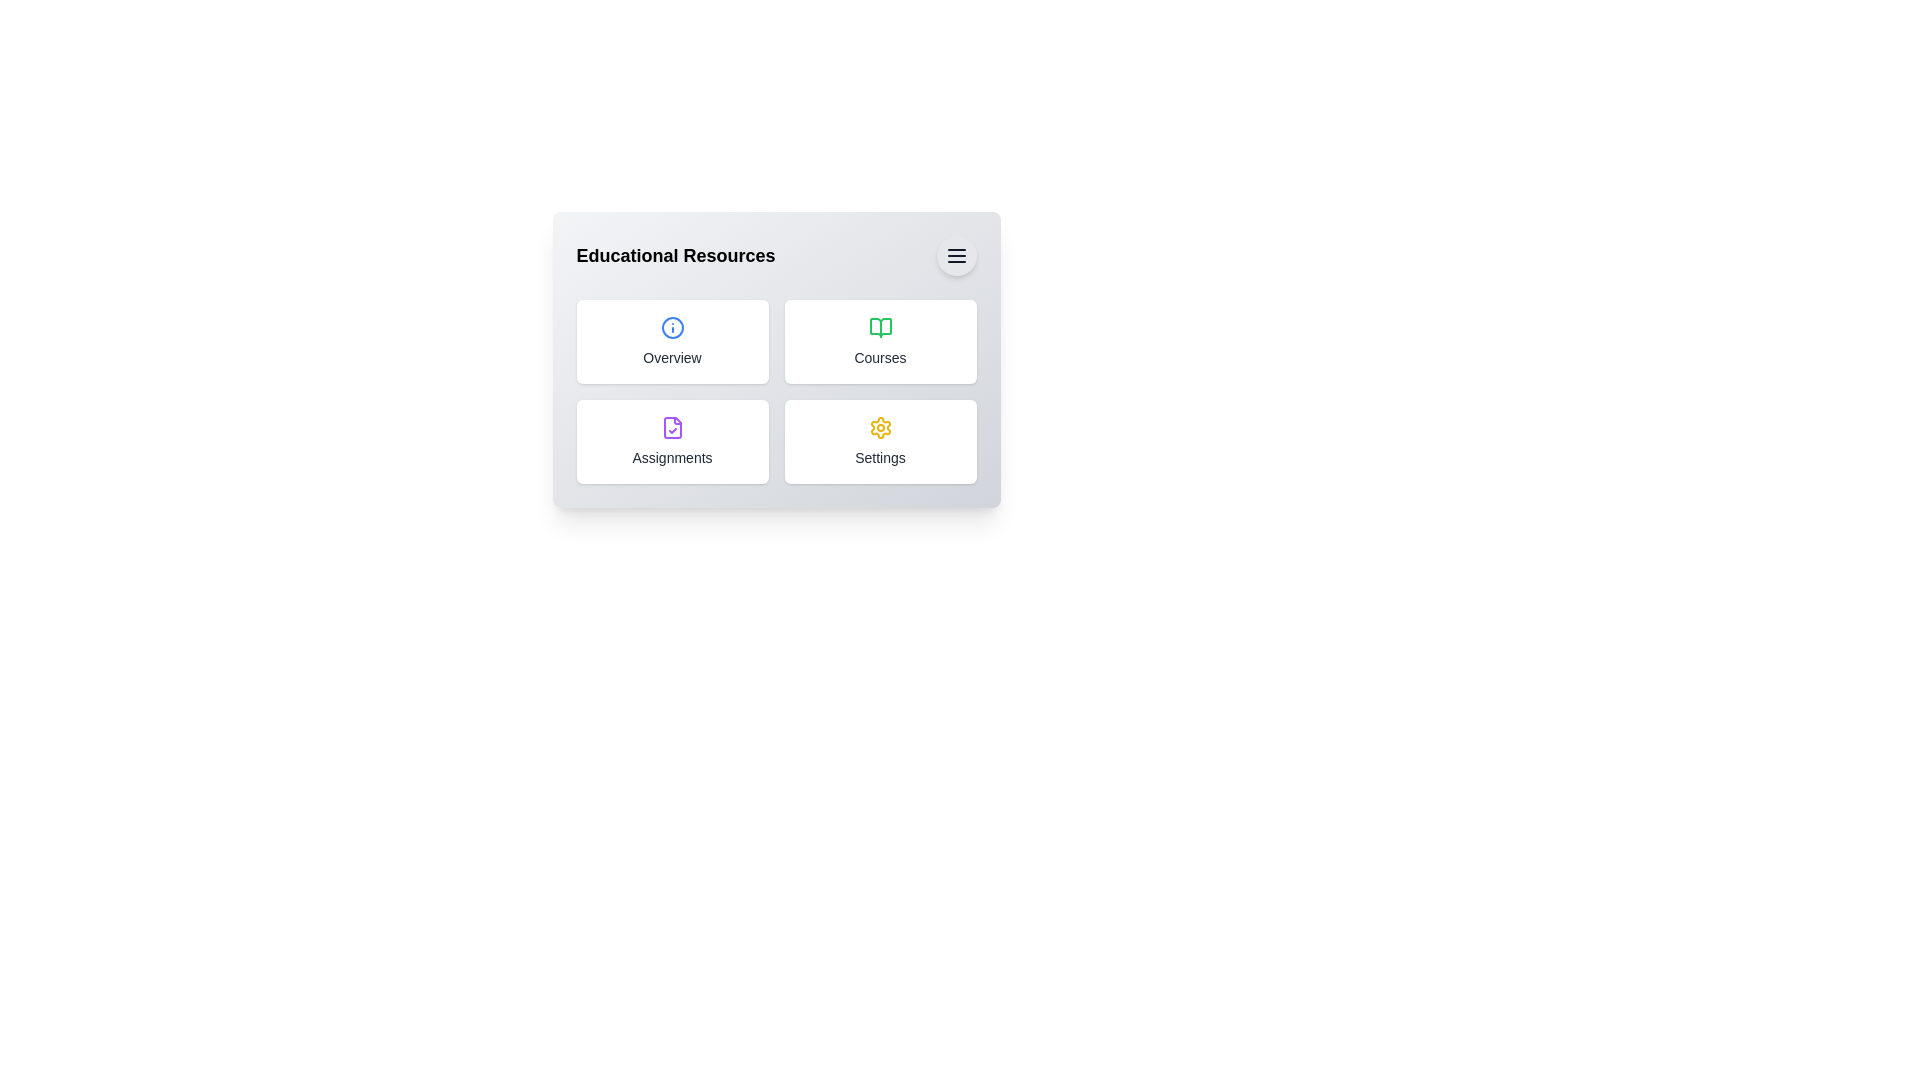 The width and height of the screenshot is (1920, 1080). What do you see at coordinates (955, 254) in the screenshot?
I see `the menu button to toggle the menu visibility` at bounding box center [955, 254].